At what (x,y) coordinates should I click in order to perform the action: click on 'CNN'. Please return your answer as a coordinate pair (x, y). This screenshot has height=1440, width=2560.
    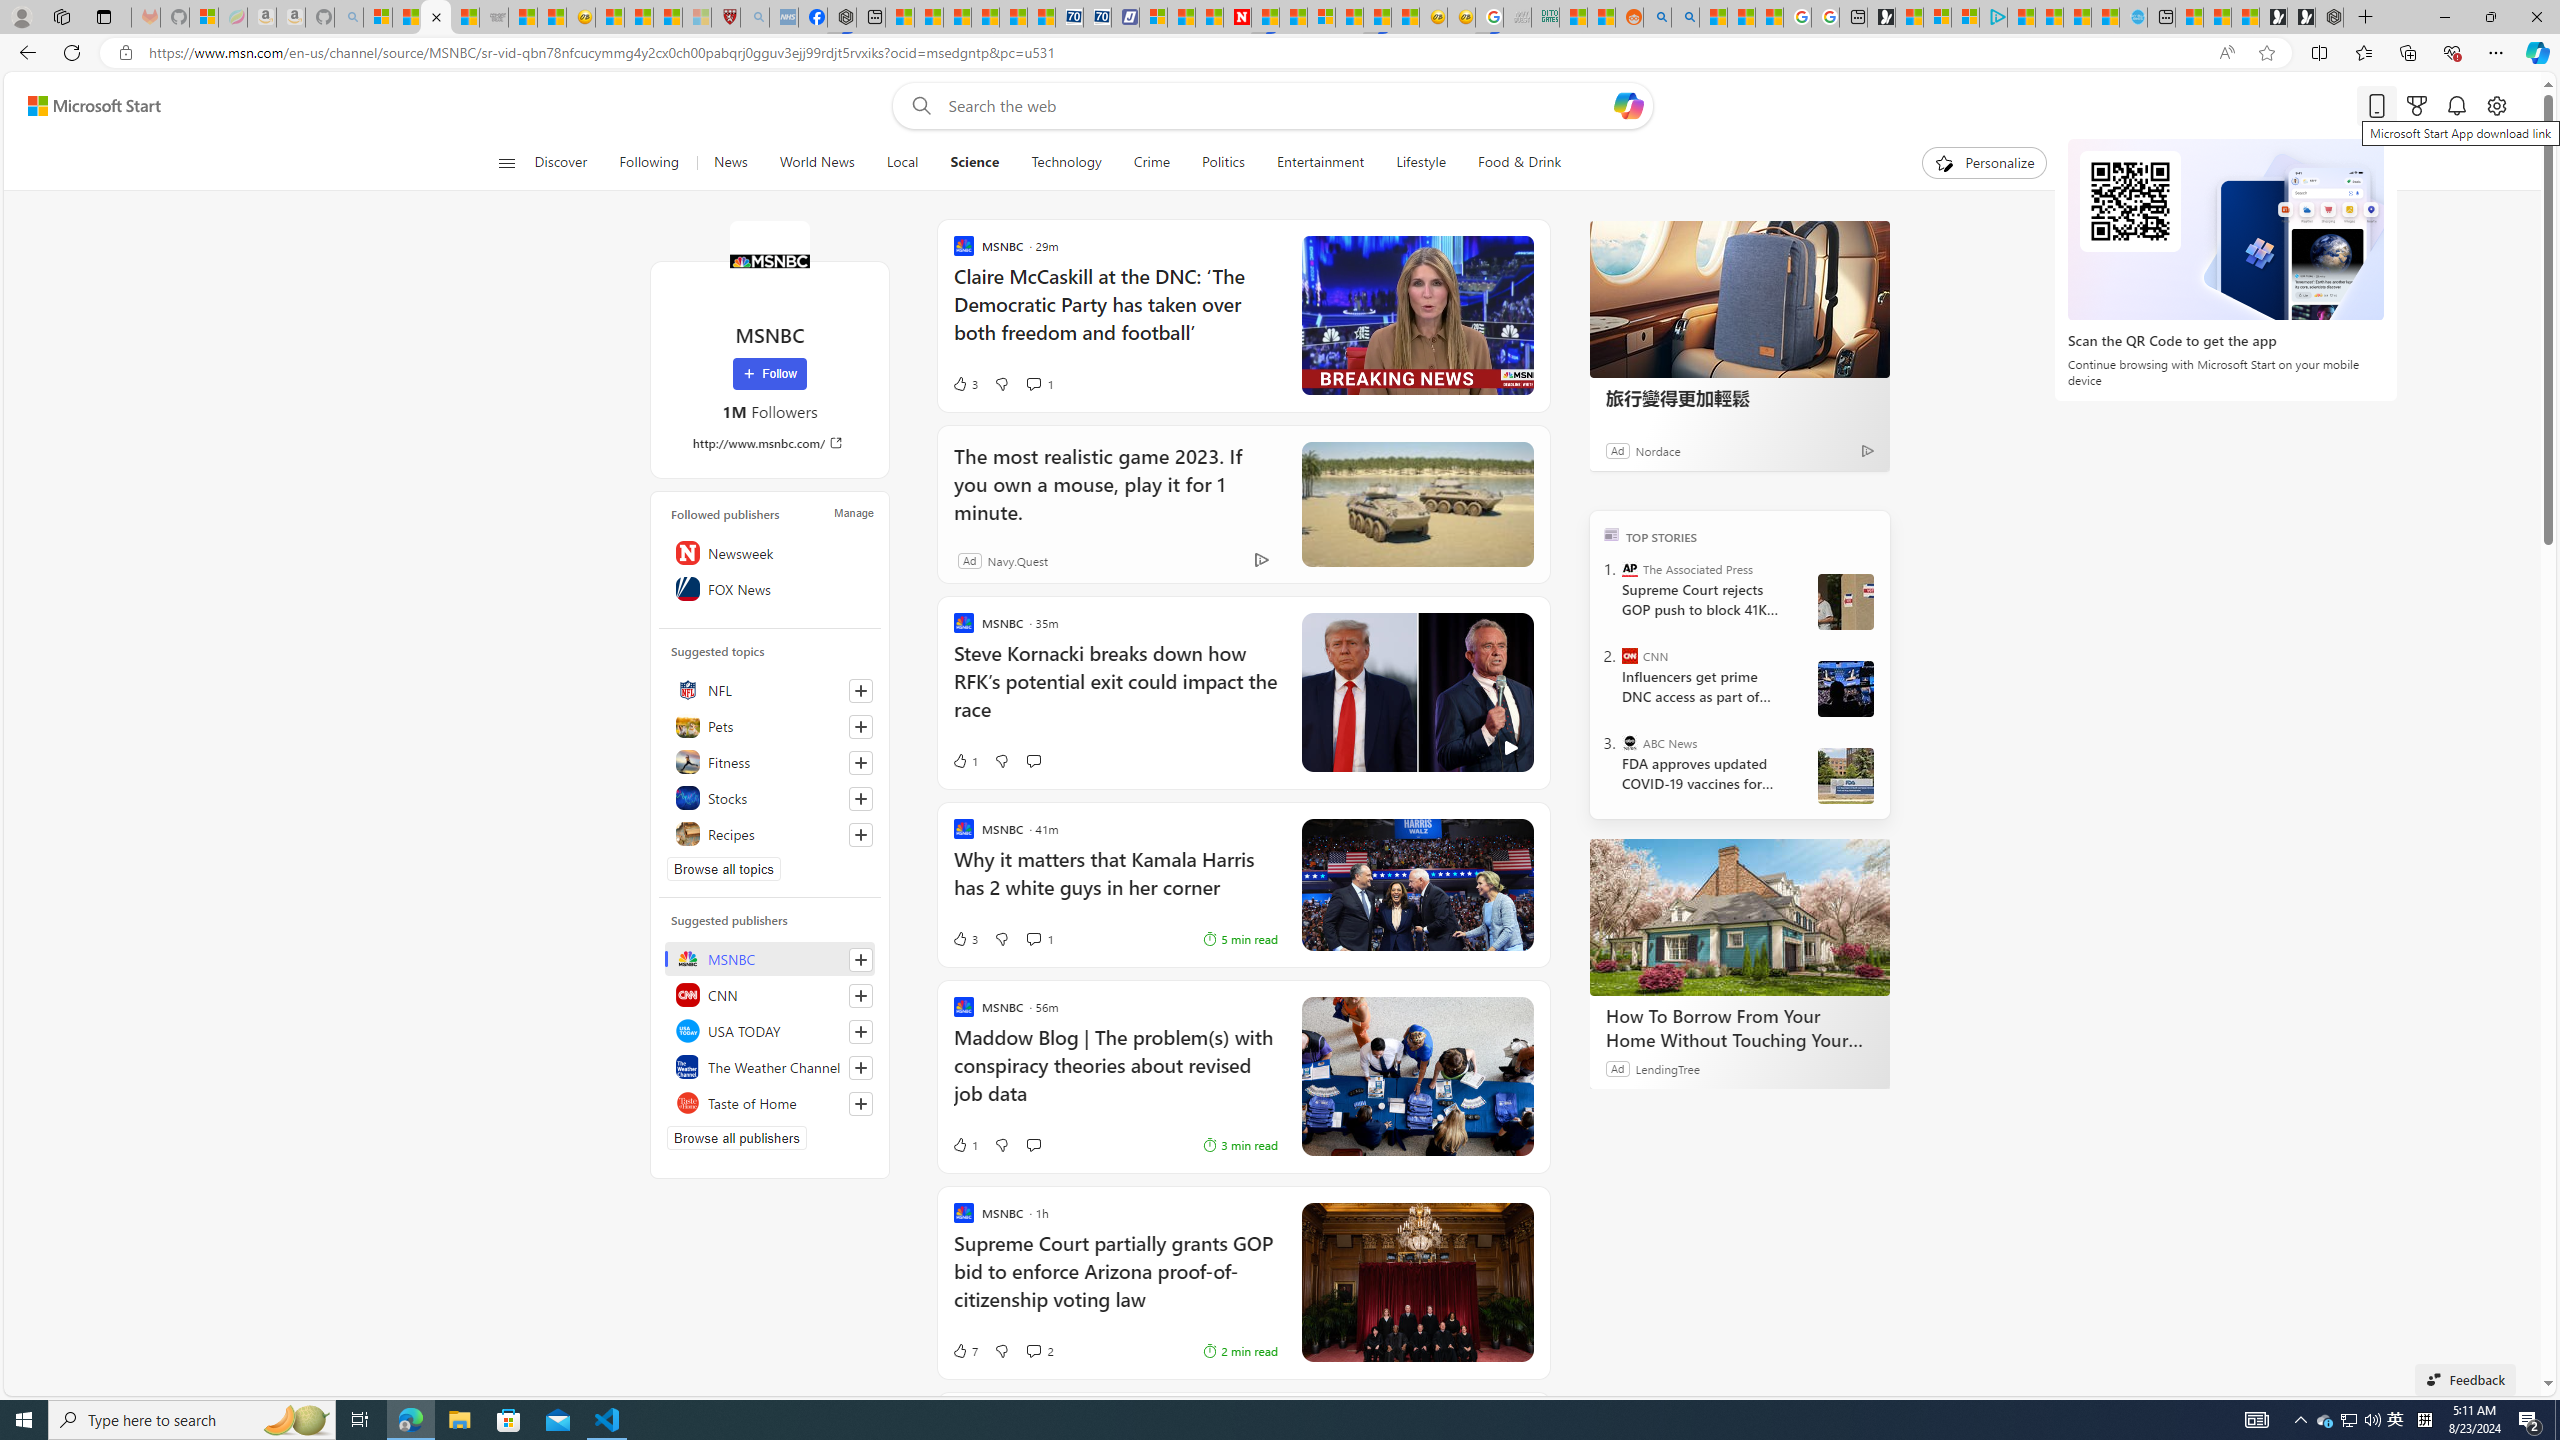
    Looking at the image, I should click on (1630, 654).